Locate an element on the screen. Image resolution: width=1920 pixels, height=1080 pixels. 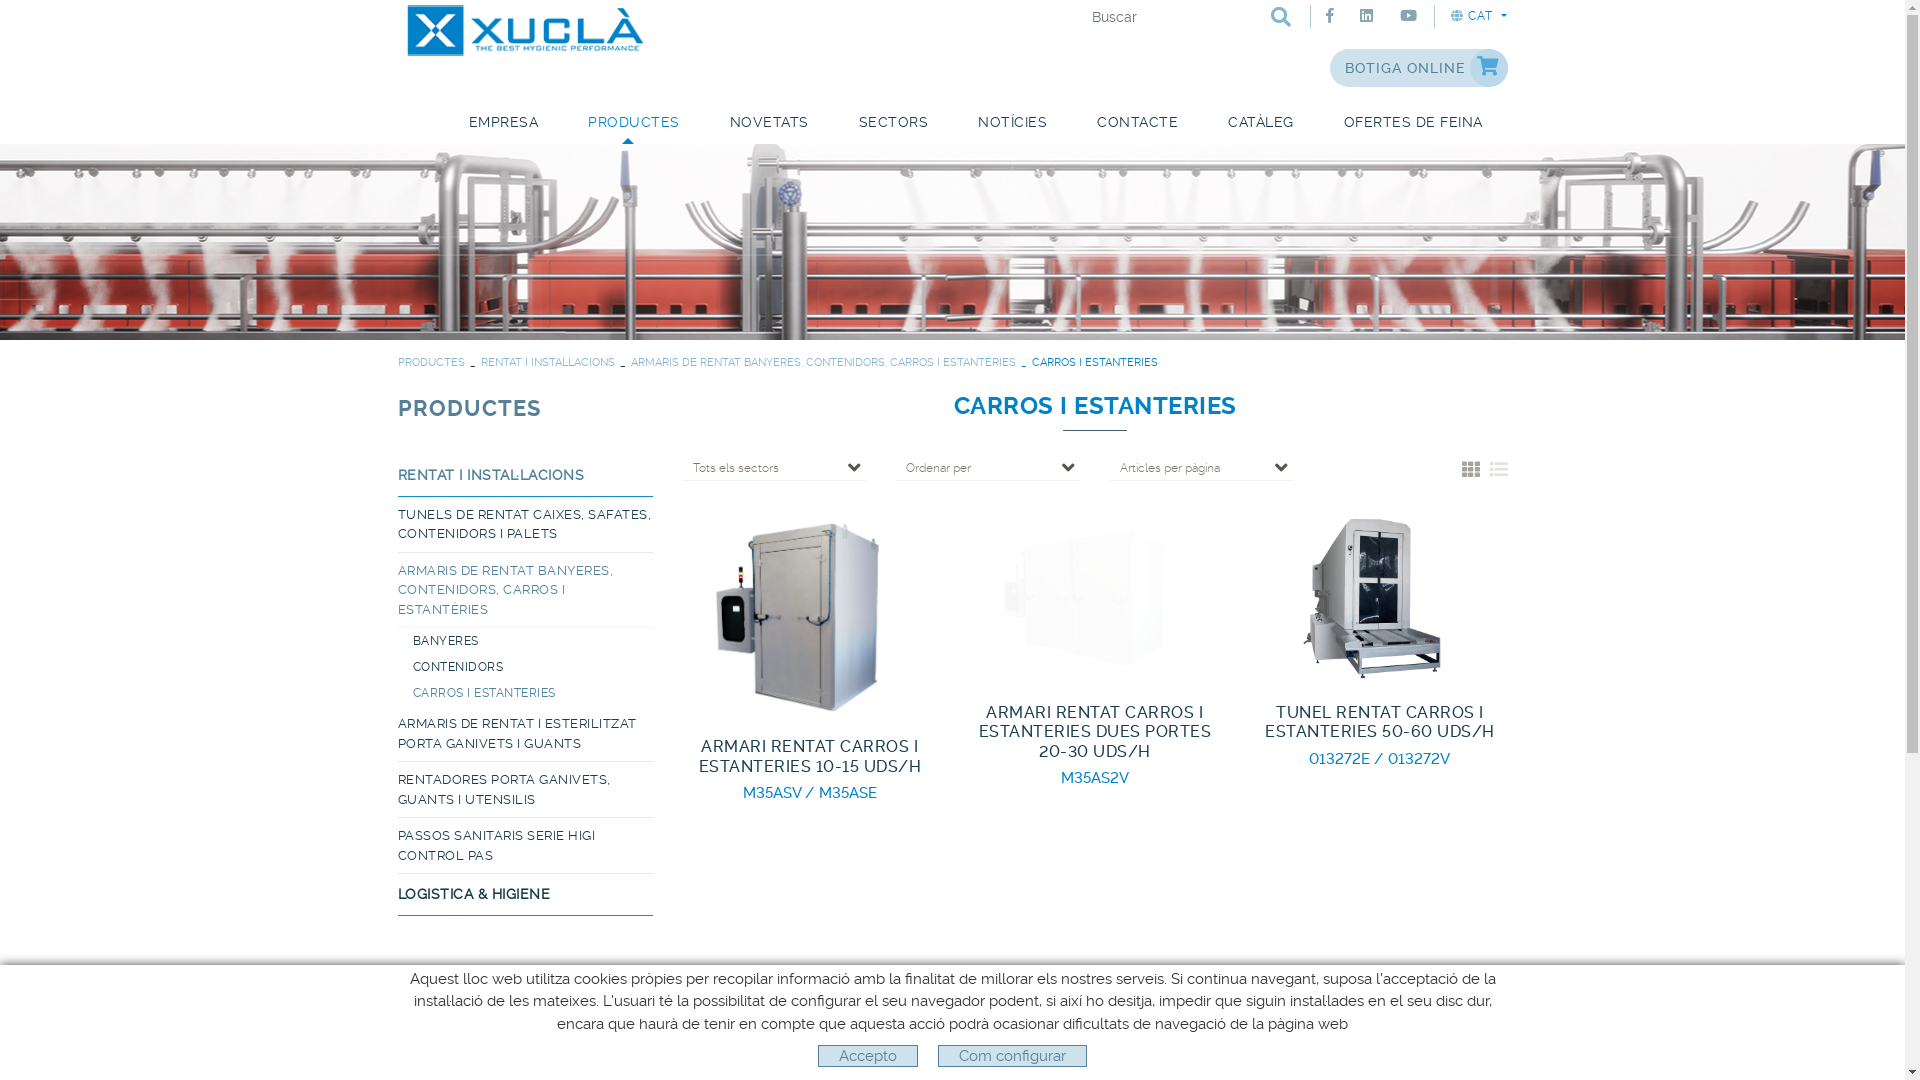
'OFERTES DE FEINA' is located at coordinates (1411, 123).